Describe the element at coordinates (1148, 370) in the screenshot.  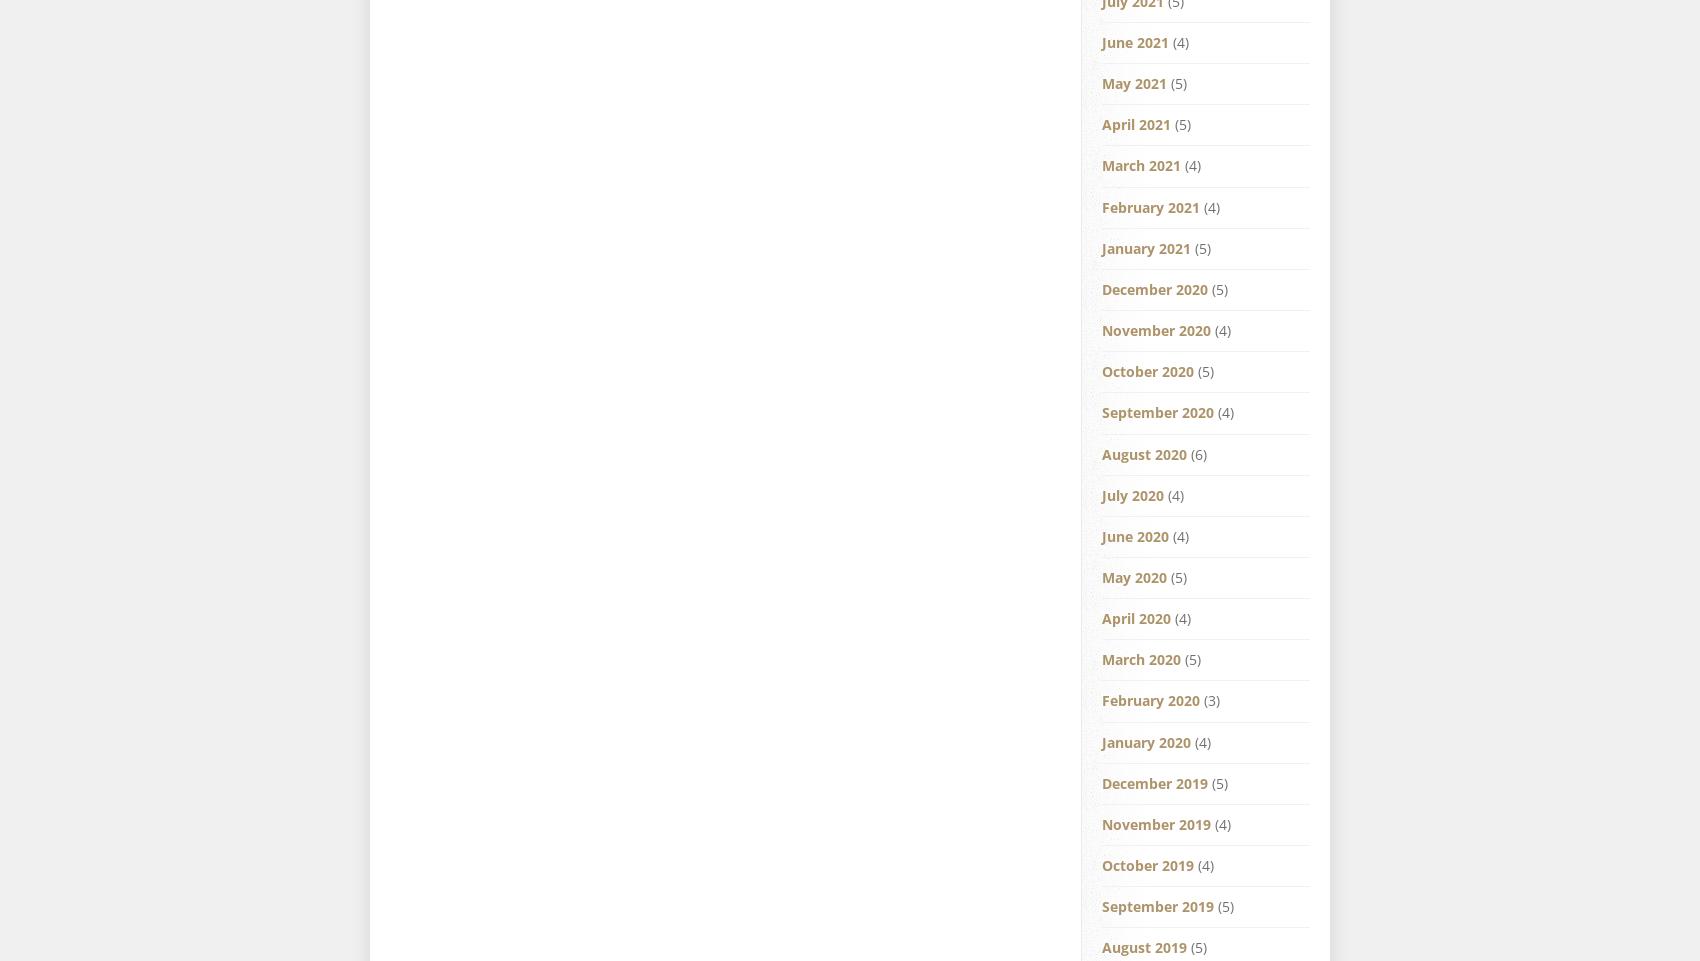
I see `'October 2020'` at that location.